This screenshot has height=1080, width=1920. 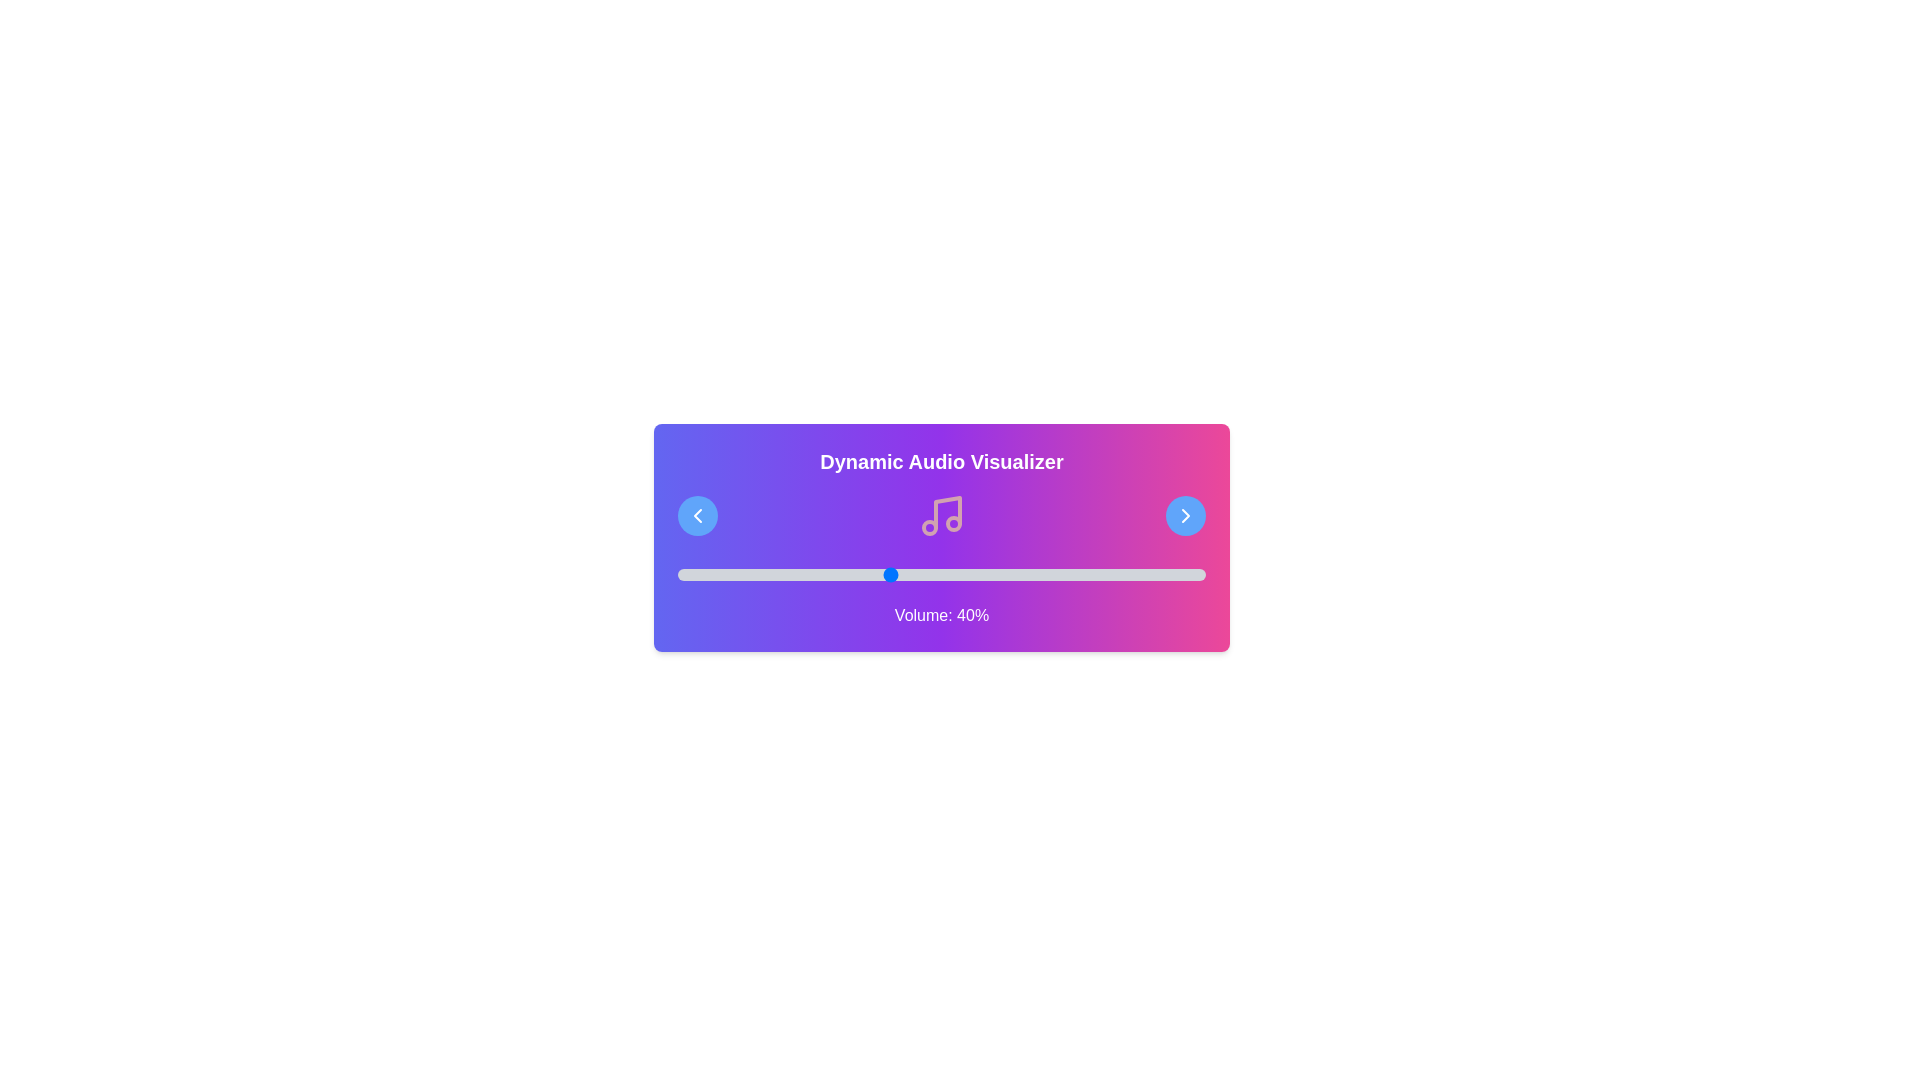 What do you see at coordinates (1000, 574) in the screenshot?
I see `the volume slider to set the volume to 61%` at bounding box center [1000, 574].